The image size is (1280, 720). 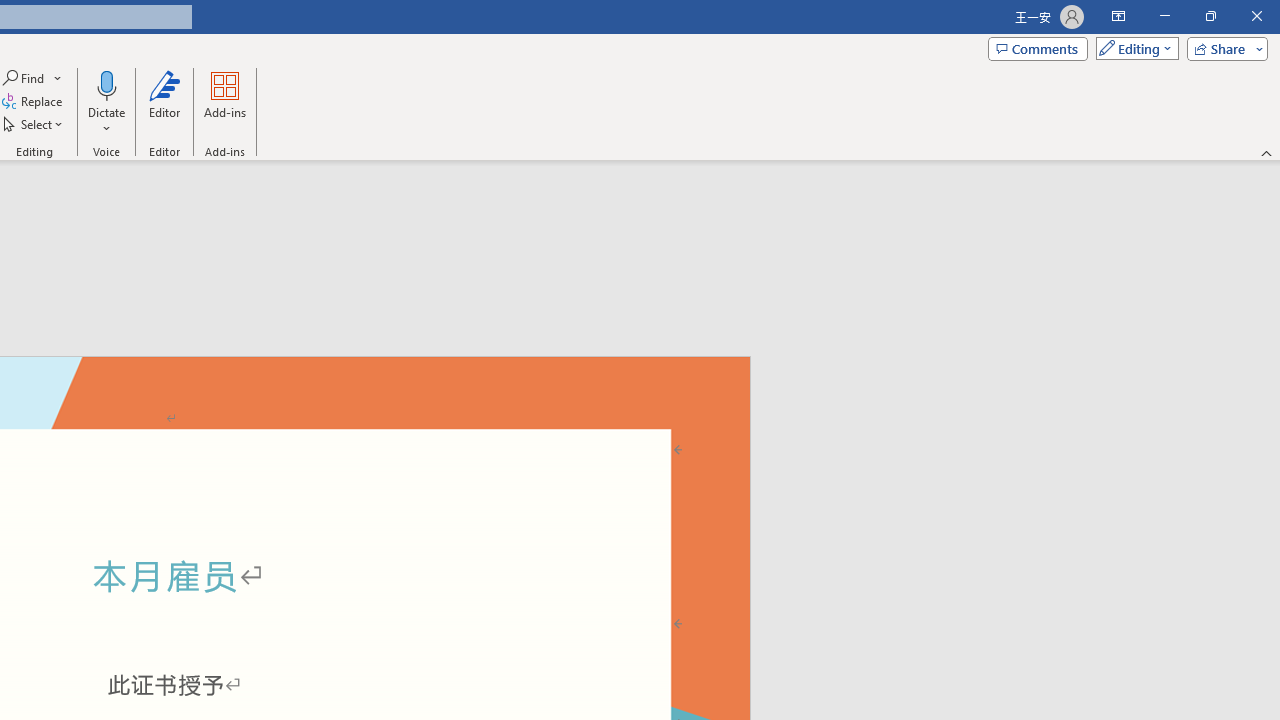 I want to click on 'Ribbon Display Options', so click(x=1117, y=16).